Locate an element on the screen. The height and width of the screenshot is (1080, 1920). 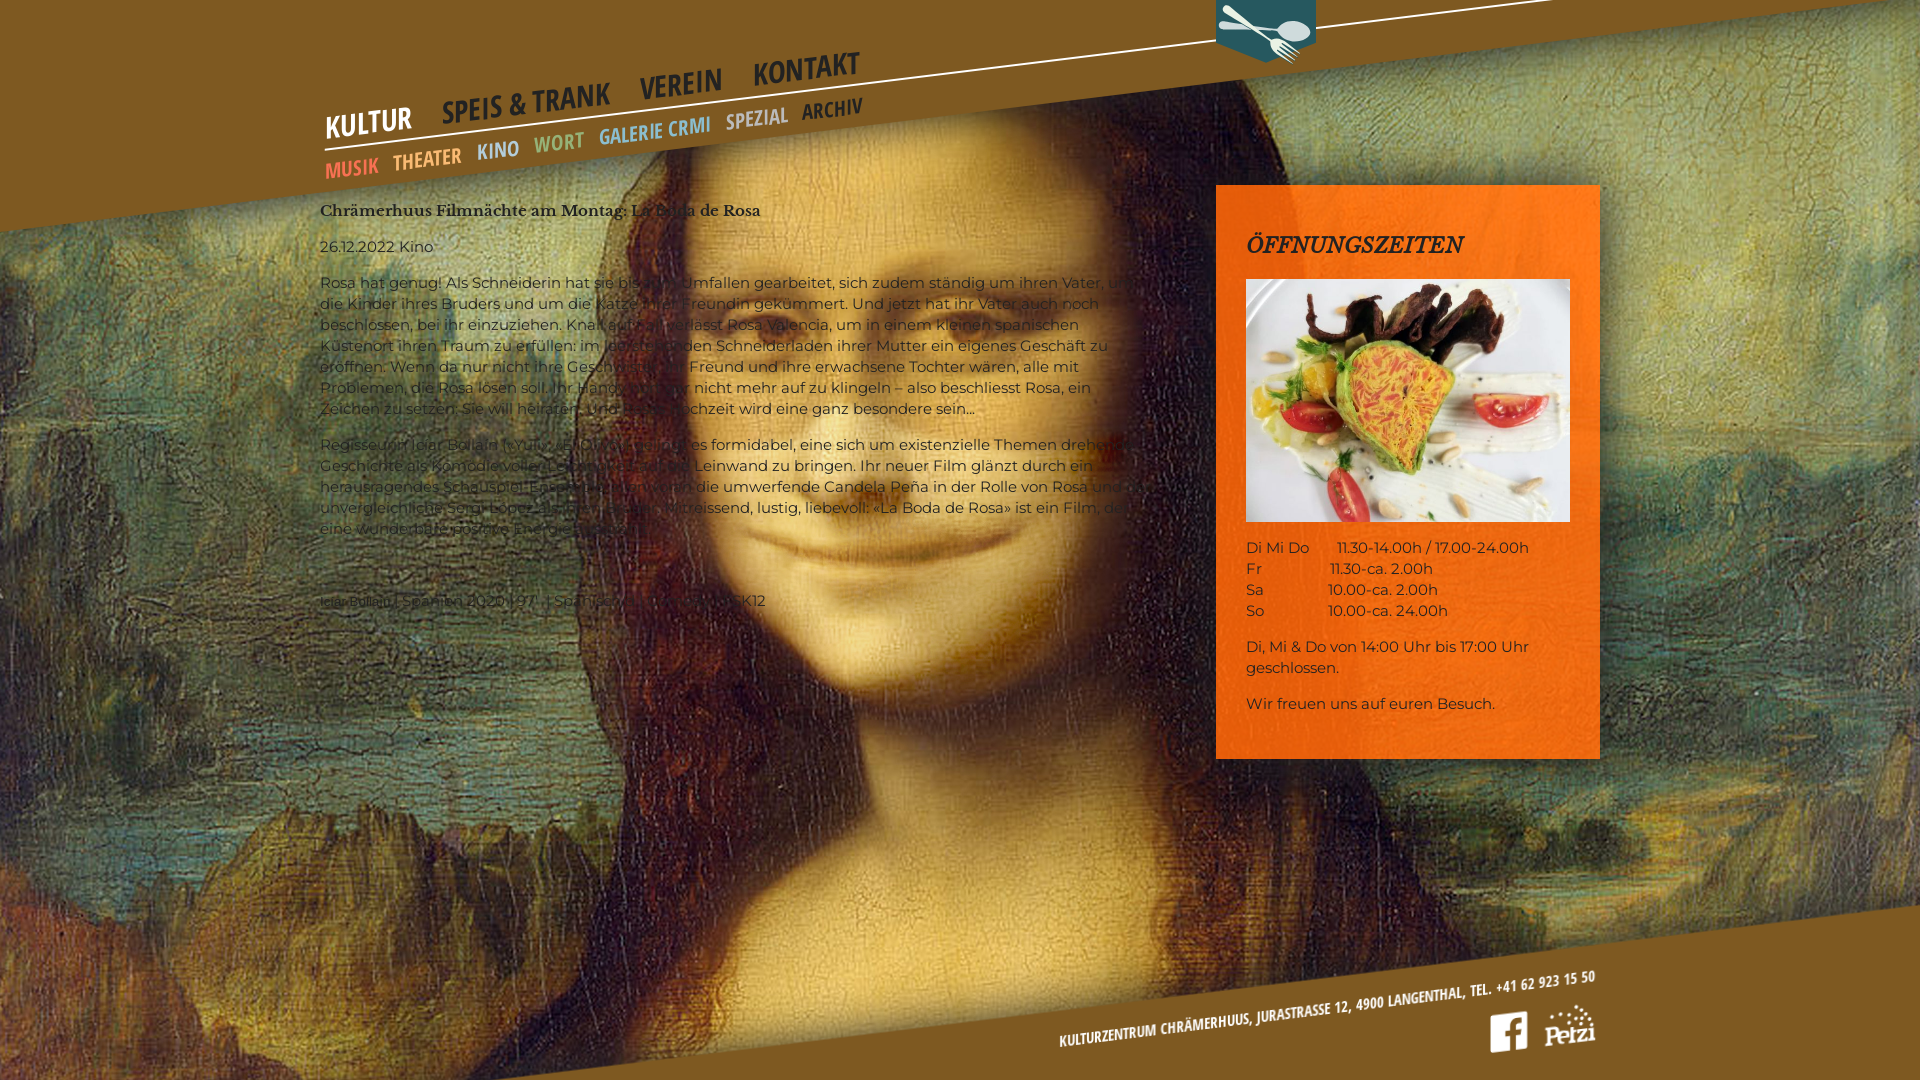
'VEREIN' is located at coordinates (681, 76).